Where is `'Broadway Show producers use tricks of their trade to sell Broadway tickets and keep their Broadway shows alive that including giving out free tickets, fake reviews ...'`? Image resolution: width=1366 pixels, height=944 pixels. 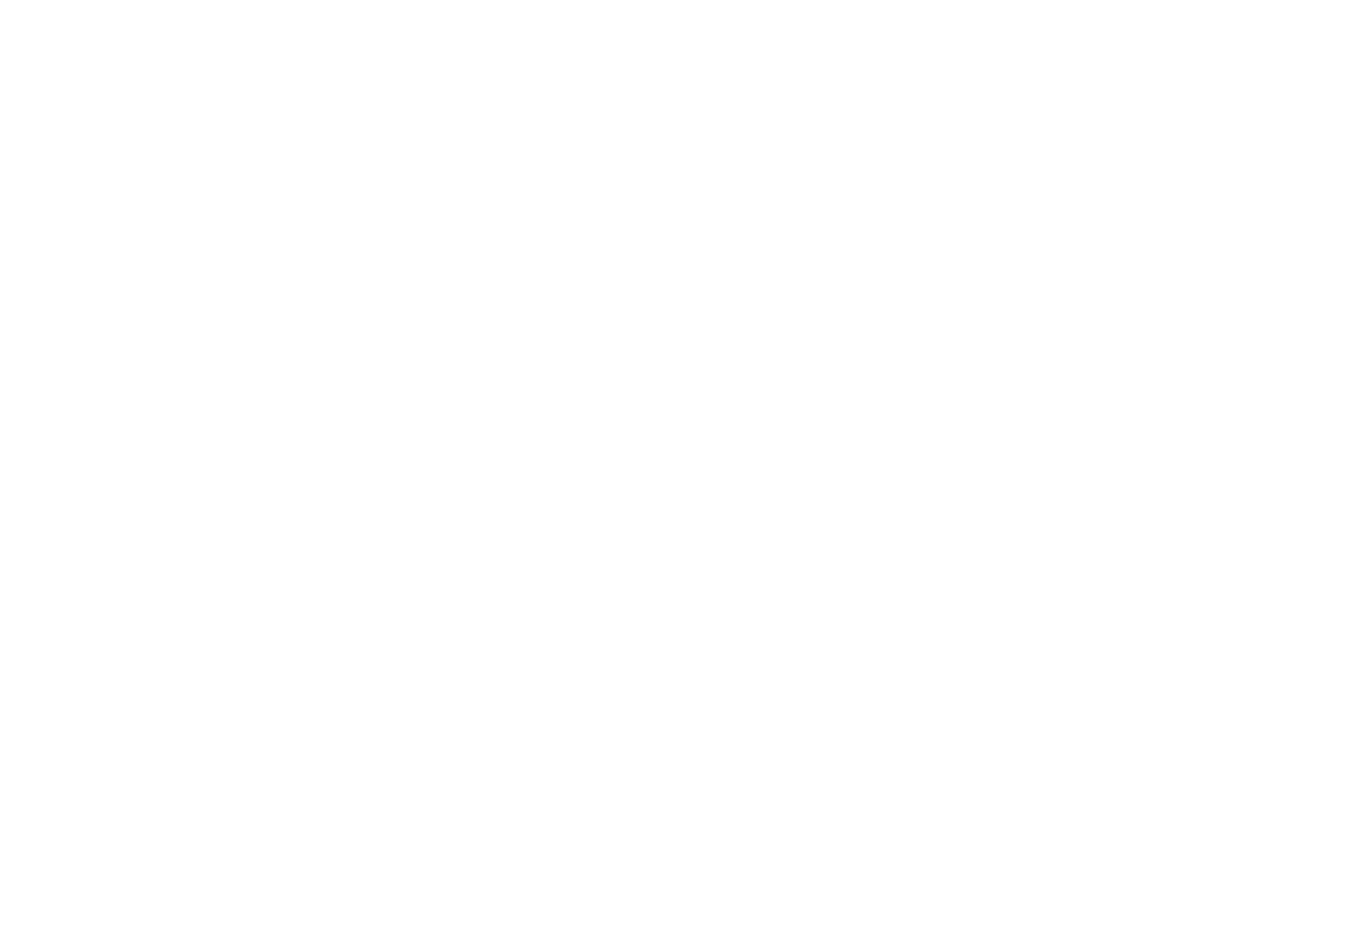 'Broadway Show producers use tricks of their trade to sell Broadway tickets and keep their Broadway shows alive that including giving out free tickets, fake reviews ...' is located at coordinates (191, 166).